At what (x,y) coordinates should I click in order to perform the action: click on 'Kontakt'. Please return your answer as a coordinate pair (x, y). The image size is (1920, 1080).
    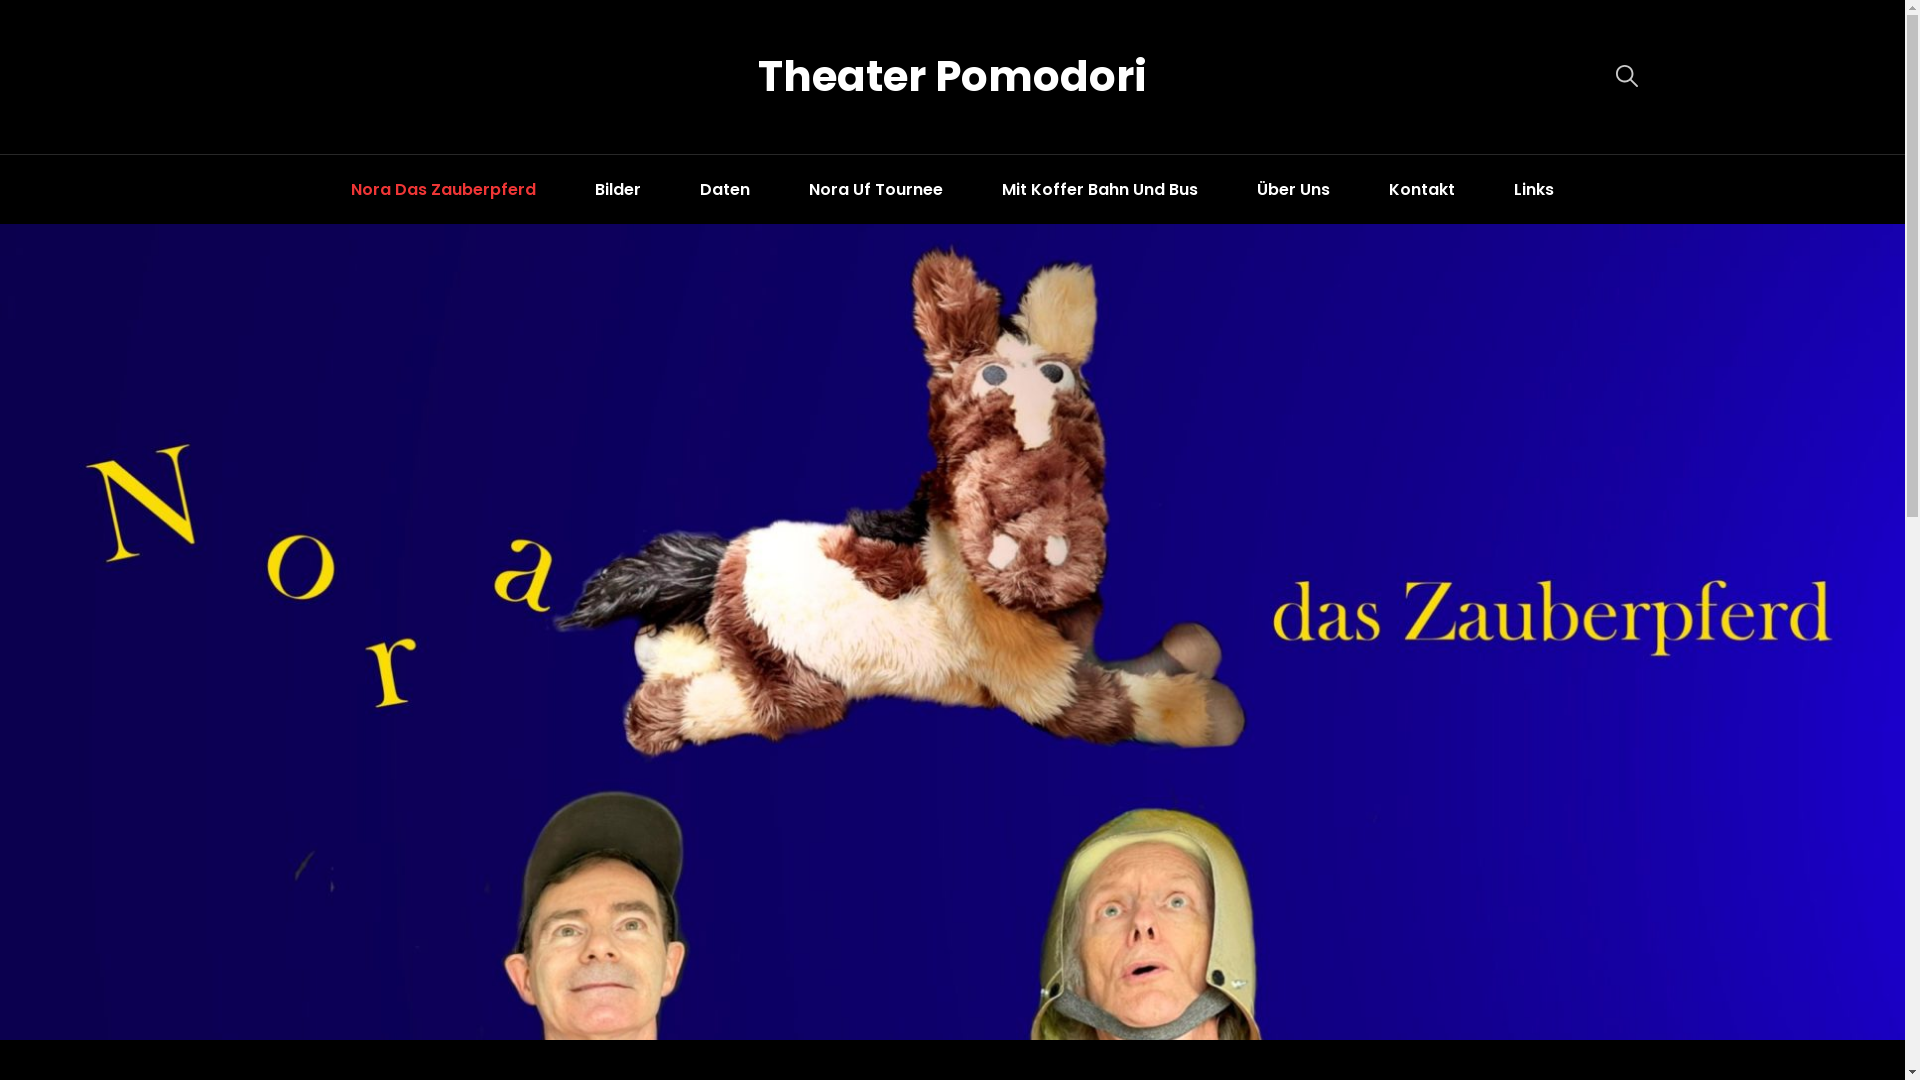
    Looking at the image, I should click on (1420, 189).